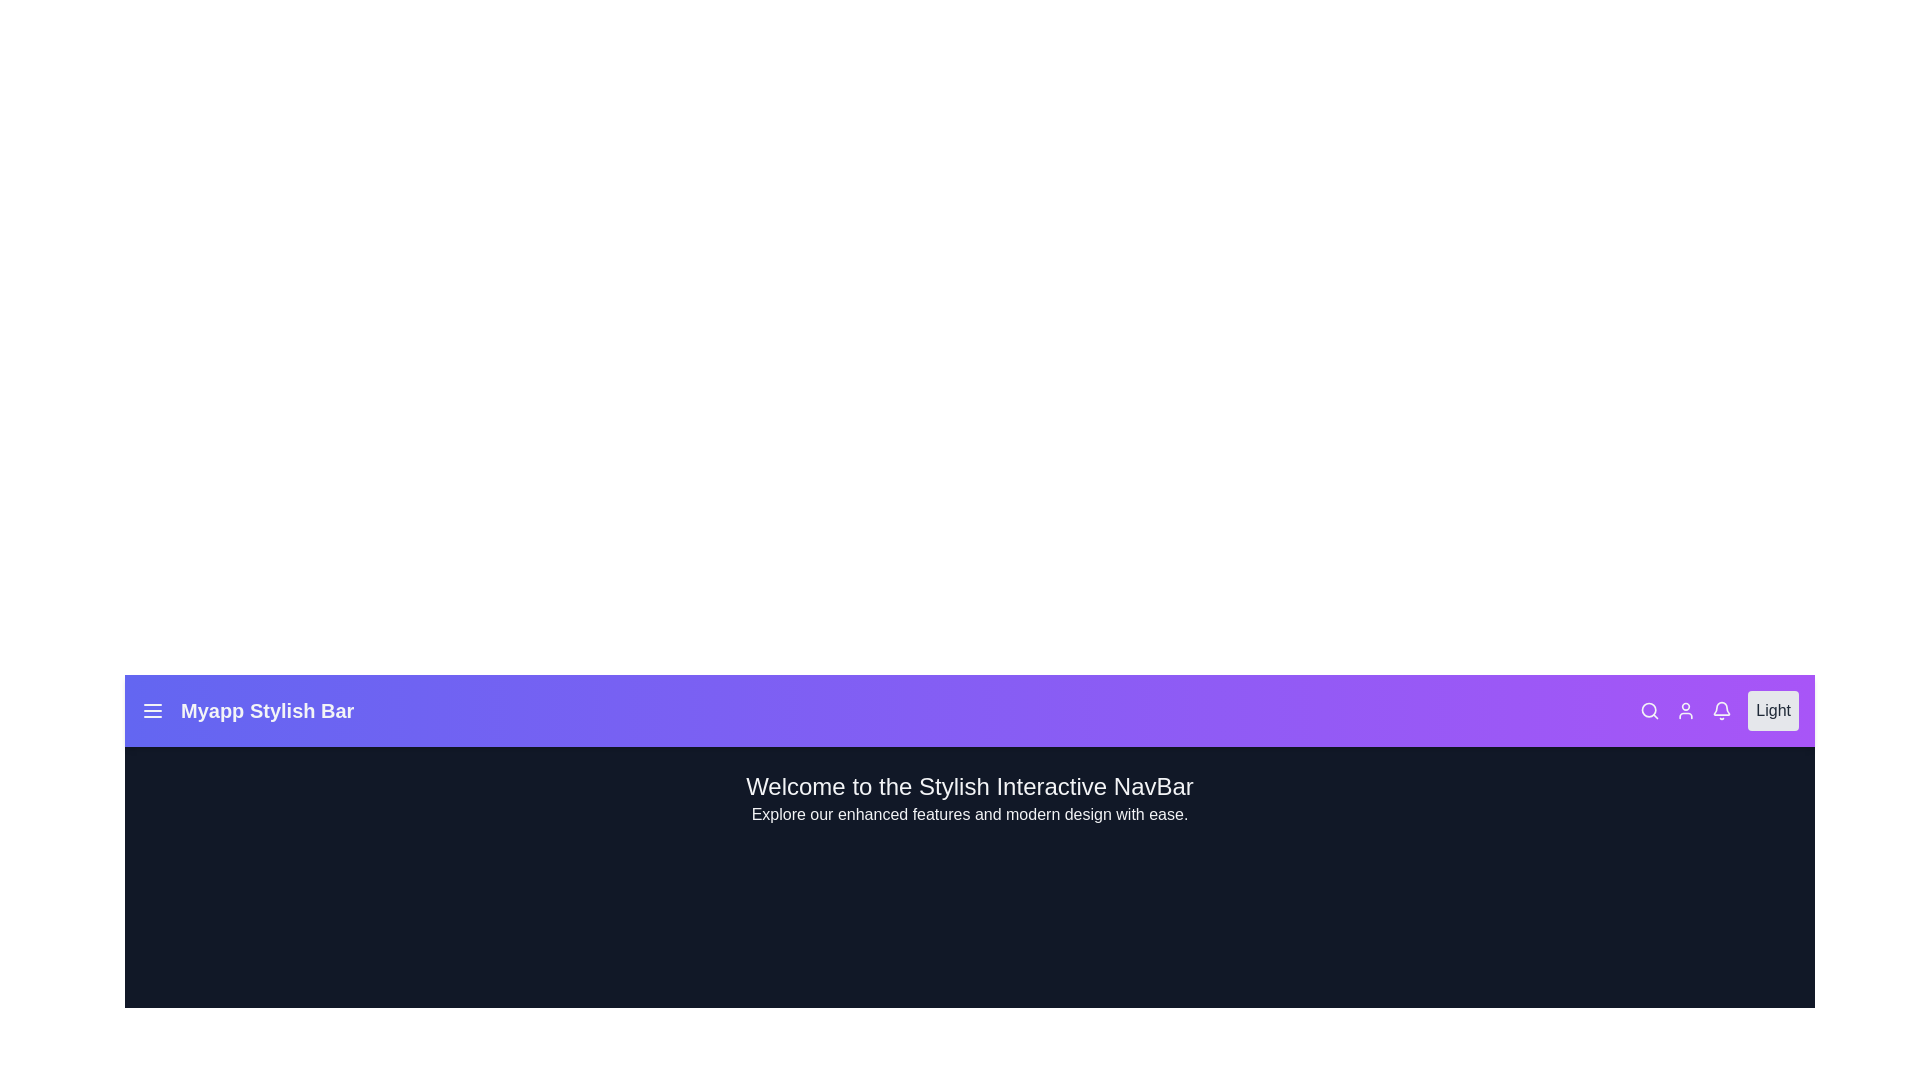 This screenshot has height=1080, width=1920. What do you see at coordinates (1650, 709) in the screenshot?
I see `the search icon to open the search input` at bounding box center [1650, 709].